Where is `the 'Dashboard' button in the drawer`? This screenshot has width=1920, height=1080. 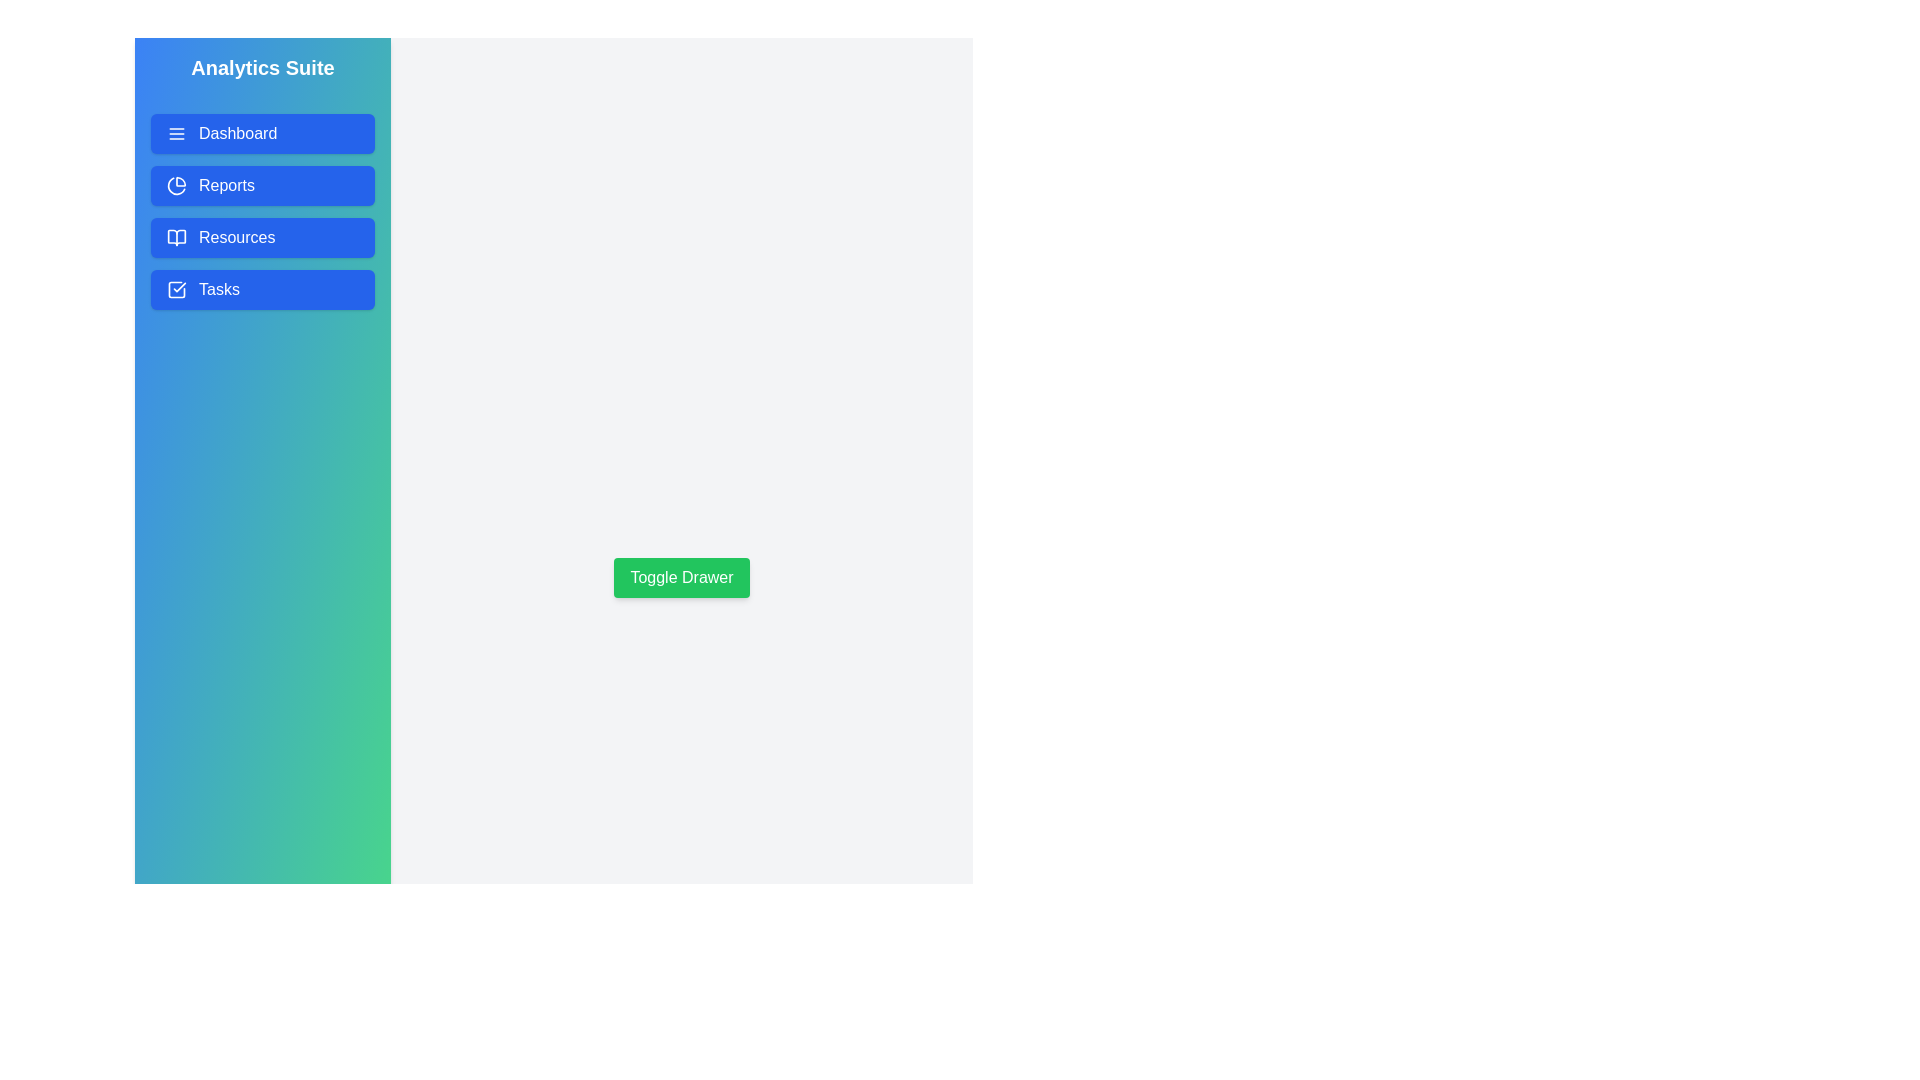 the 'Dashboard' button in the drawer is located at coordinates (262, 134).